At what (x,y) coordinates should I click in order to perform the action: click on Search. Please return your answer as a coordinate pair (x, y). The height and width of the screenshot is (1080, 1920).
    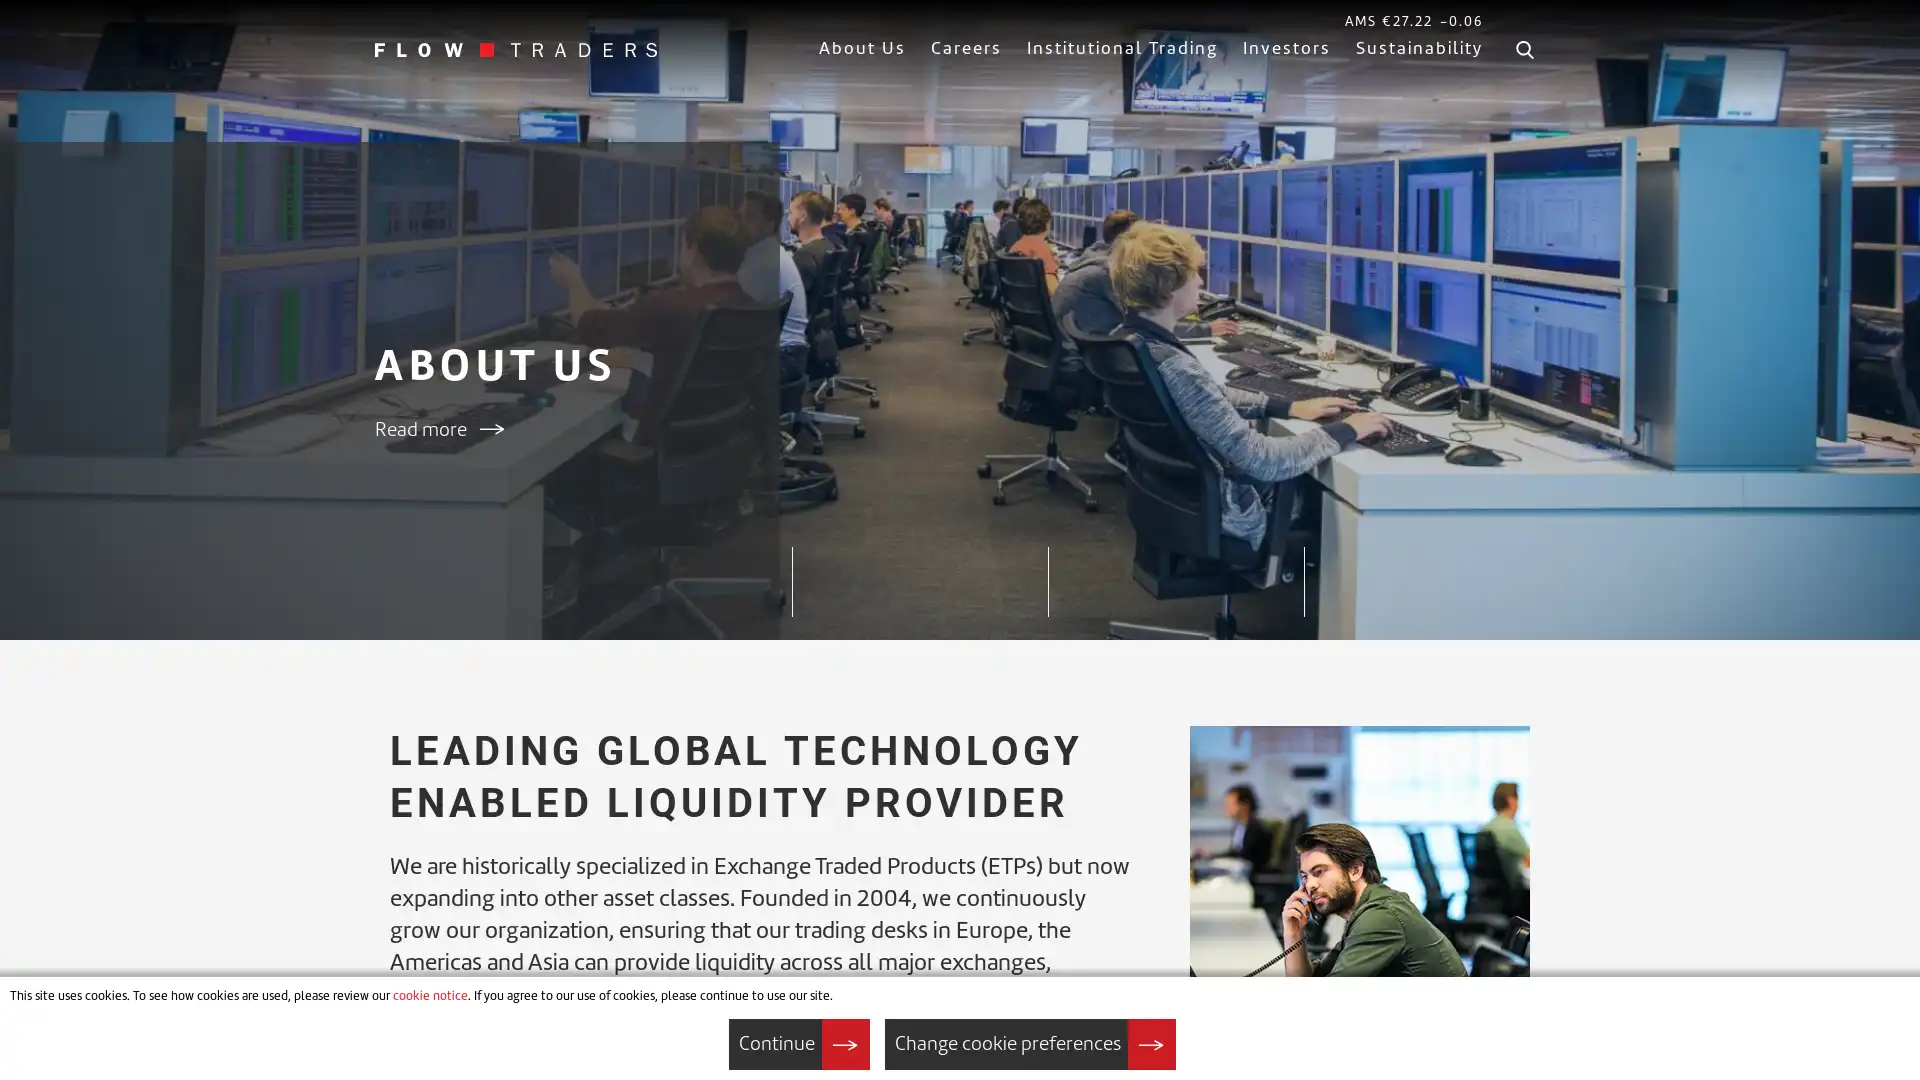
    Looking at the image, I should click on (1524, 49).